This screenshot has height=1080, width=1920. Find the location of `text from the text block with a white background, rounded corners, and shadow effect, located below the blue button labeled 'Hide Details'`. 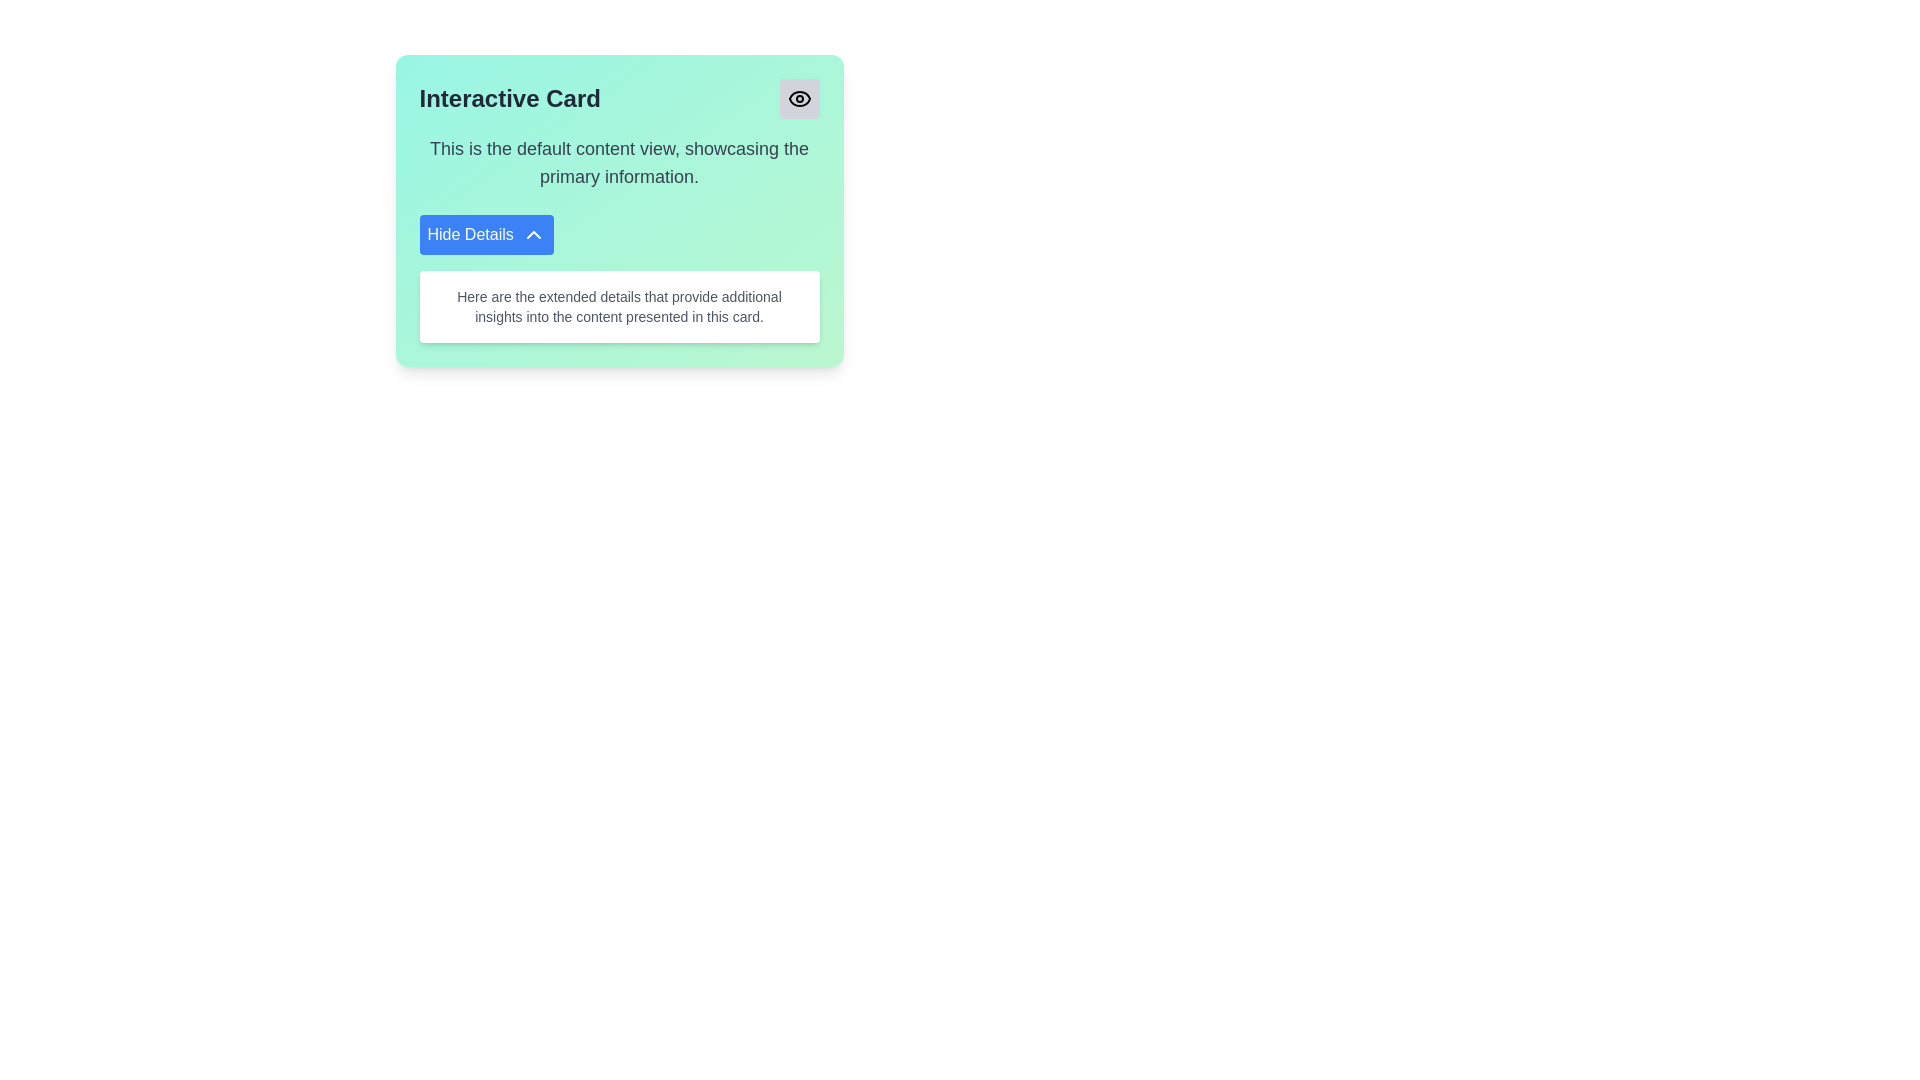

text from the text block with a white background, rounded corners, and shadow effect, located below the blue button labeled 'Hide Details' is located at coordinates (618, 307).